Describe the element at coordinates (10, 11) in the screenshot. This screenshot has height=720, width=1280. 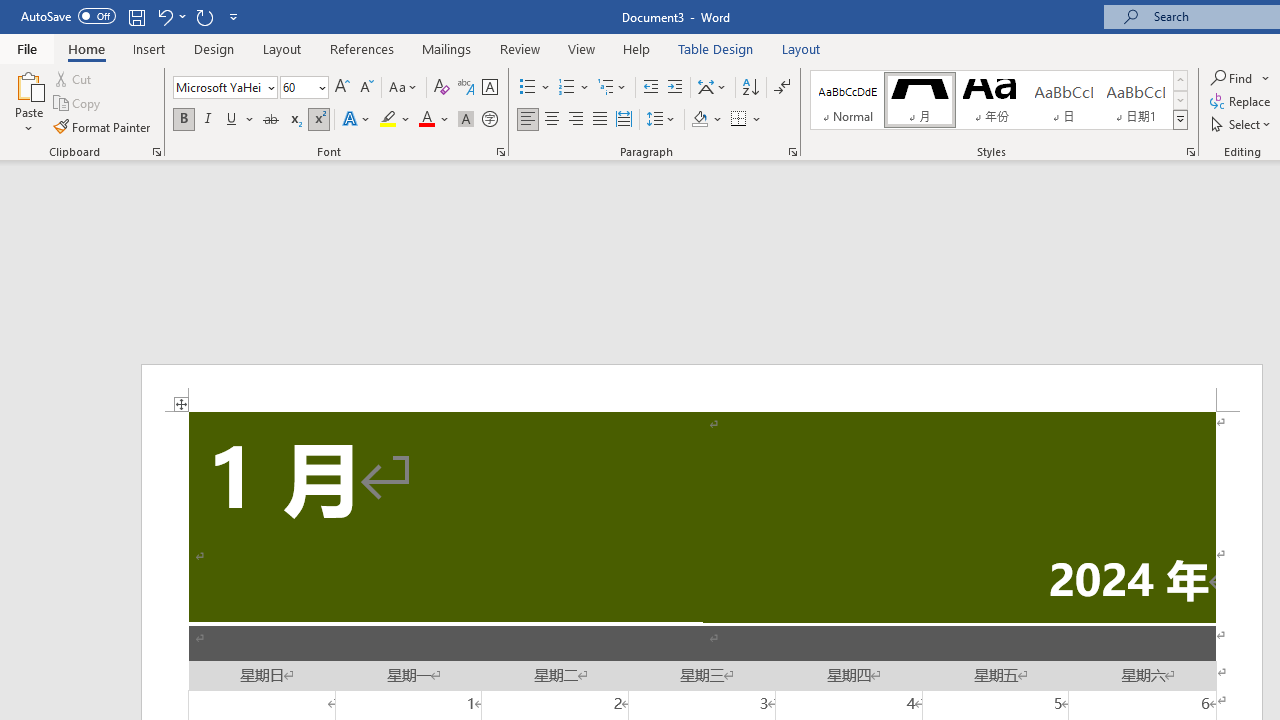
I see `'System'` at that location.